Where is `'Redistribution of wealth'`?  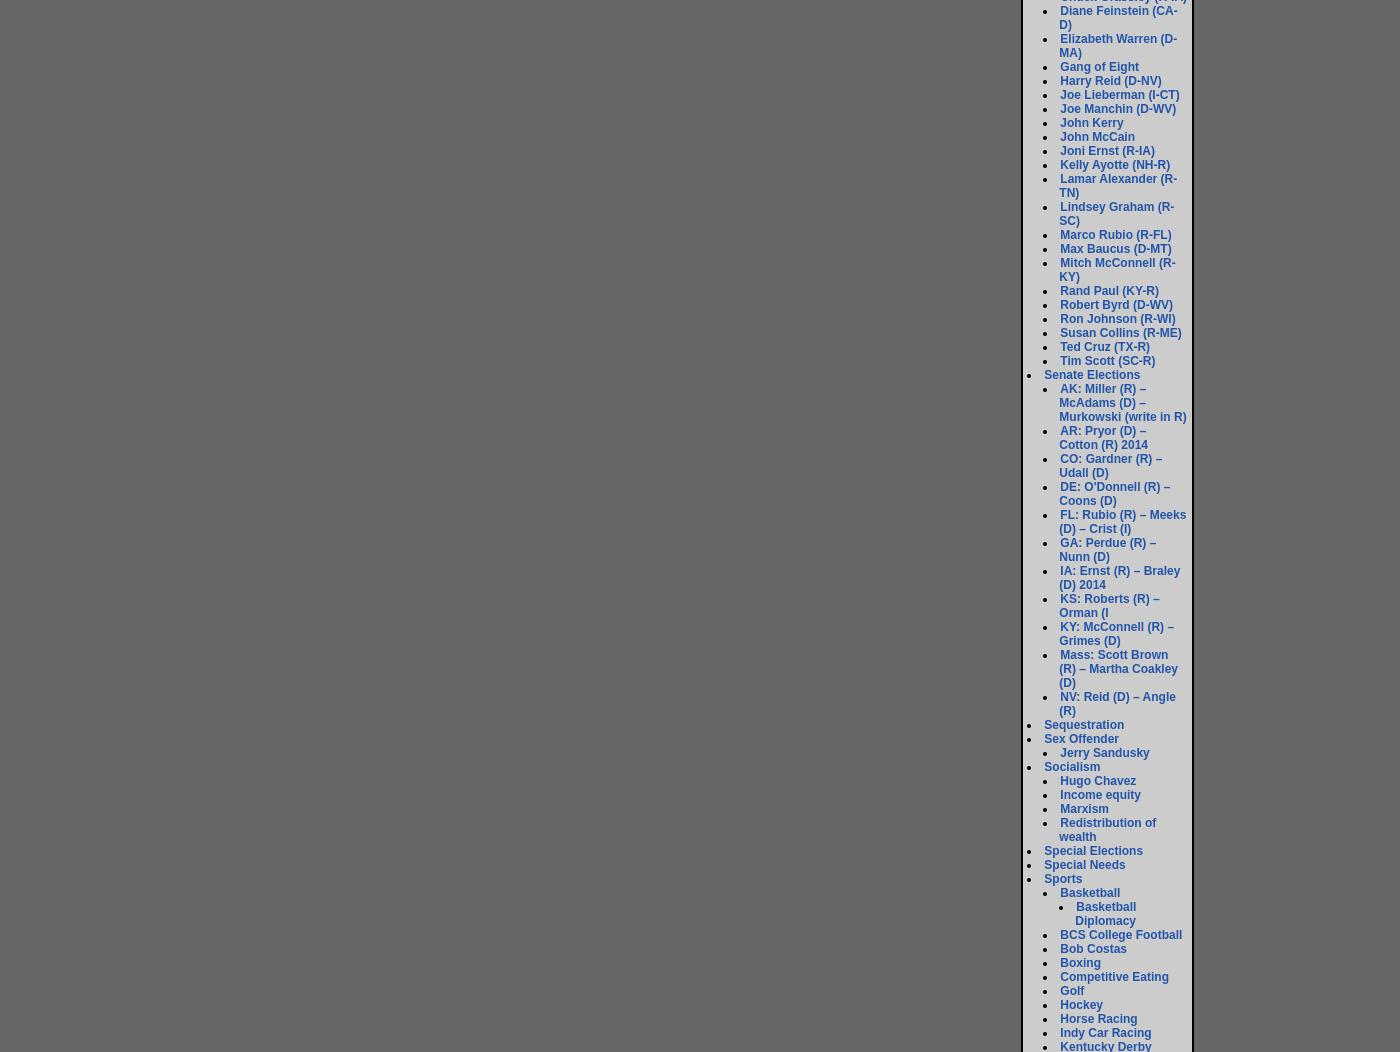
'Redistribution of wealth' is located at coordinates (1107, 830).